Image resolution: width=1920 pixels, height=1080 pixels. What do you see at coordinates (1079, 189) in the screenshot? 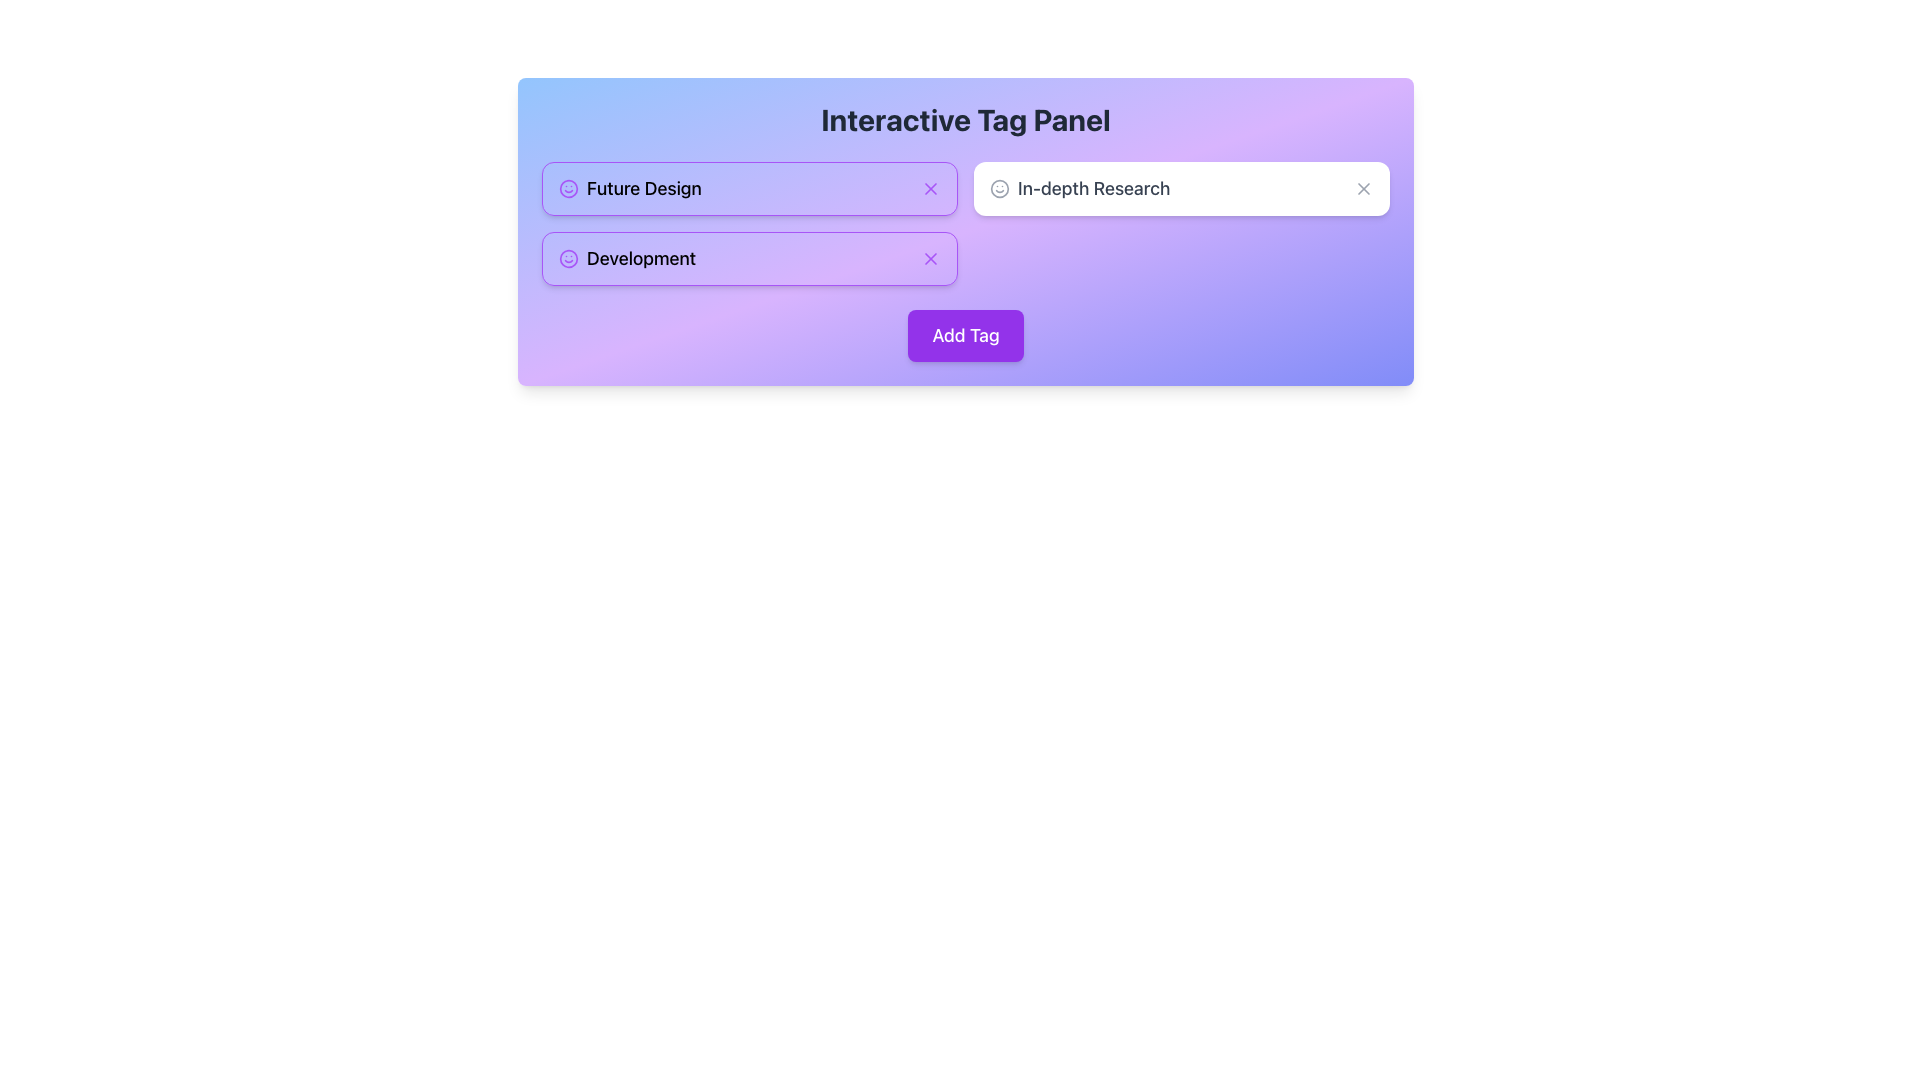
I see `the Text Label with Icon that contains a smiley icon and the text 'In-depth Research', located in the top-right section adjacent to 'Future Design' and 'Development' tags` at bounding box center [1079, 189].